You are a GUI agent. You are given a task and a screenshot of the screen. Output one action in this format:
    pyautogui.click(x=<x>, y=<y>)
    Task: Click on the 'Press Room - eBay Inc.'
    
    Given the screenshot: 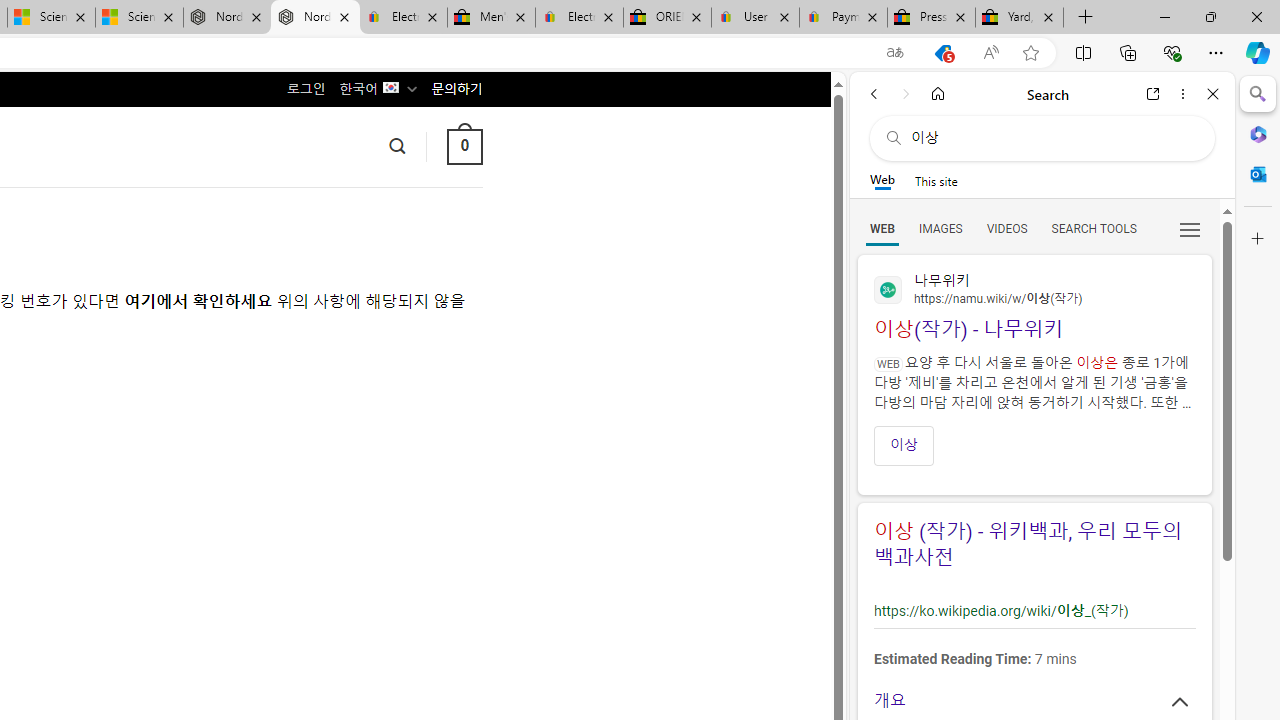 What is the action you would take?
    pyautogui.click(x=930, y=17)
    